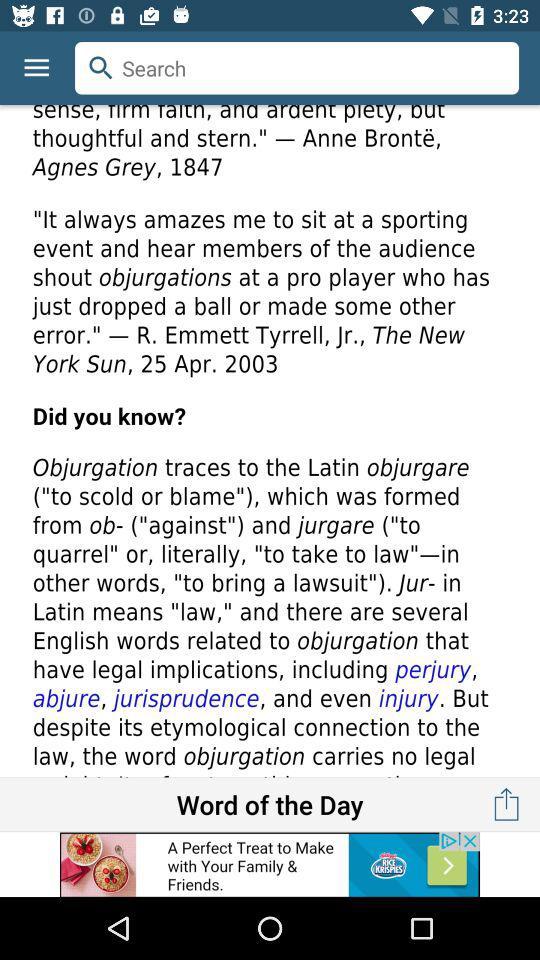 This screenshot has width=540, height=960. Describe the element at coordinates (270, 441) in the screenshot. I see `advertisement page` at that location.